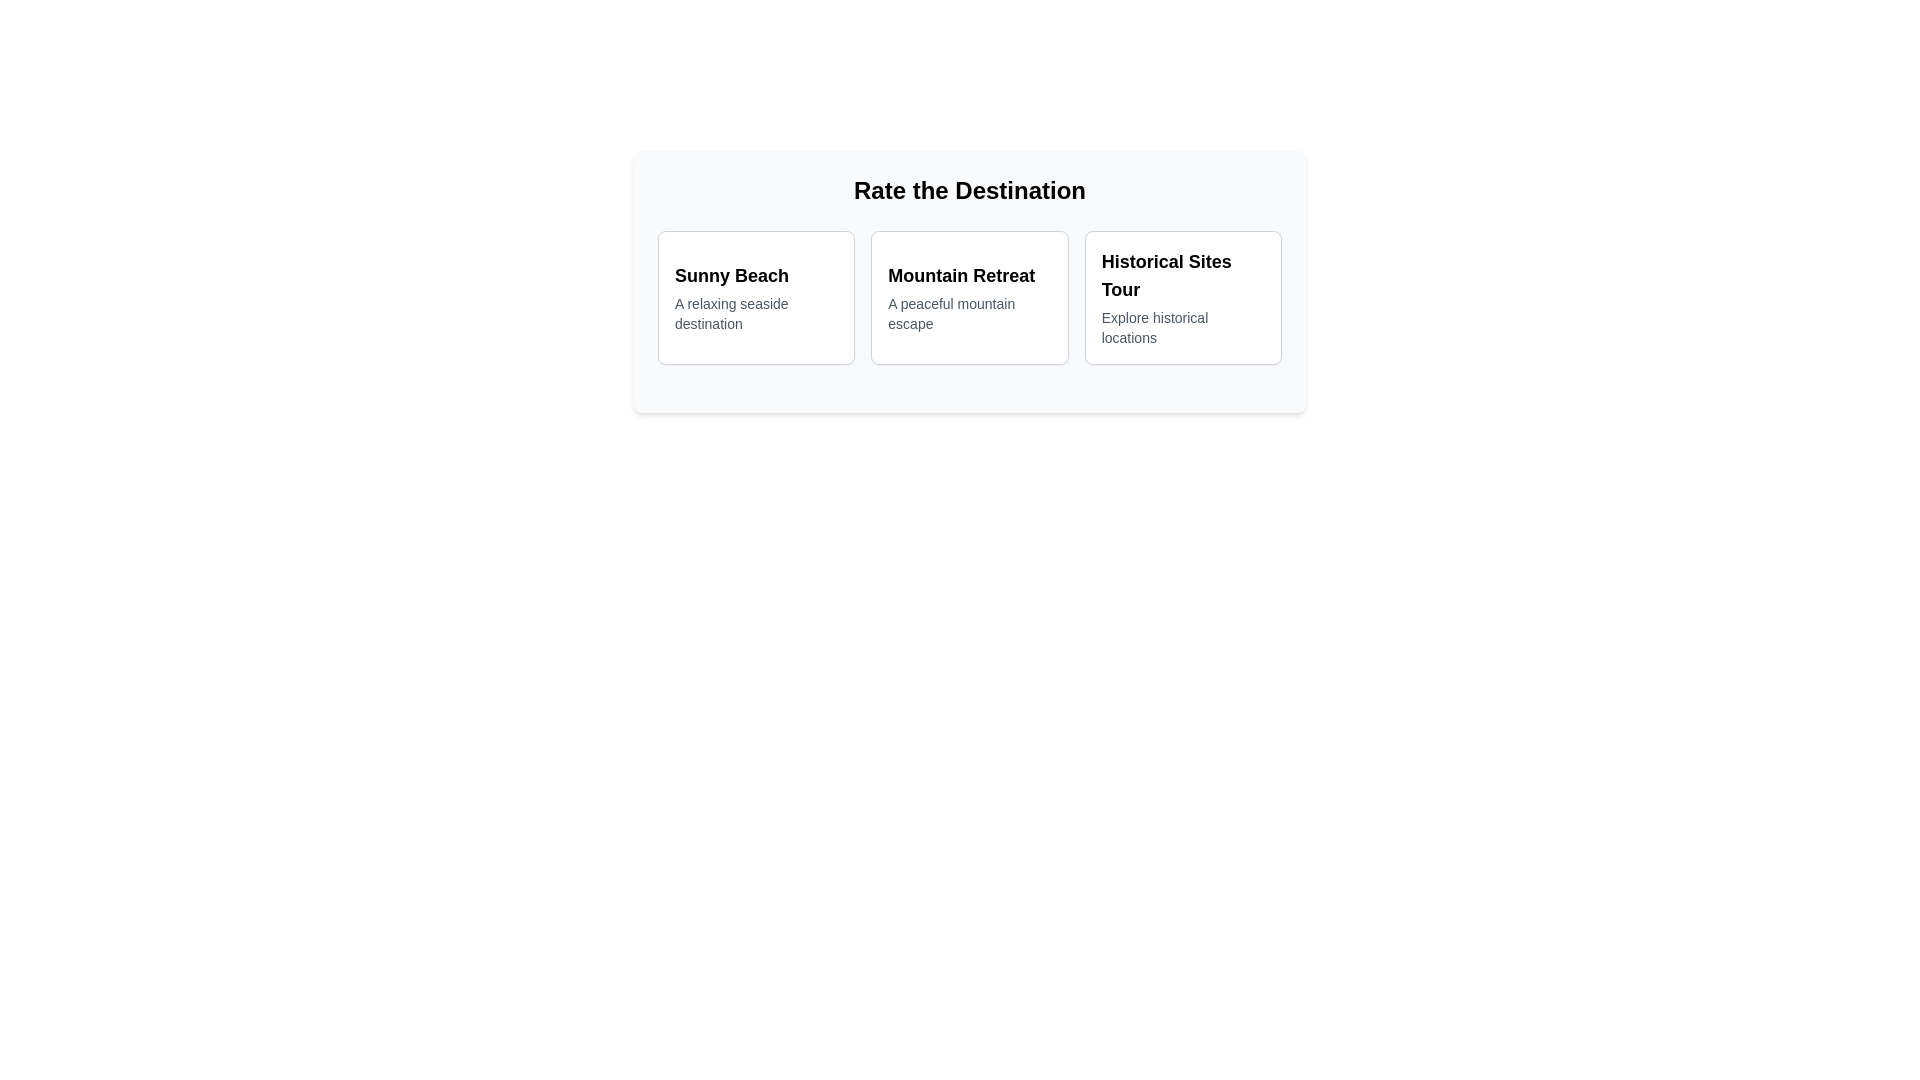  What do you see at coordinates (969, 313) in the screenshot?
I see `the text block displaying 'A peaceful mountain escape', which is located beneath the title 'Mountain Retreat' in the middle card of a three-column layout` at bounding box center [969, 313].